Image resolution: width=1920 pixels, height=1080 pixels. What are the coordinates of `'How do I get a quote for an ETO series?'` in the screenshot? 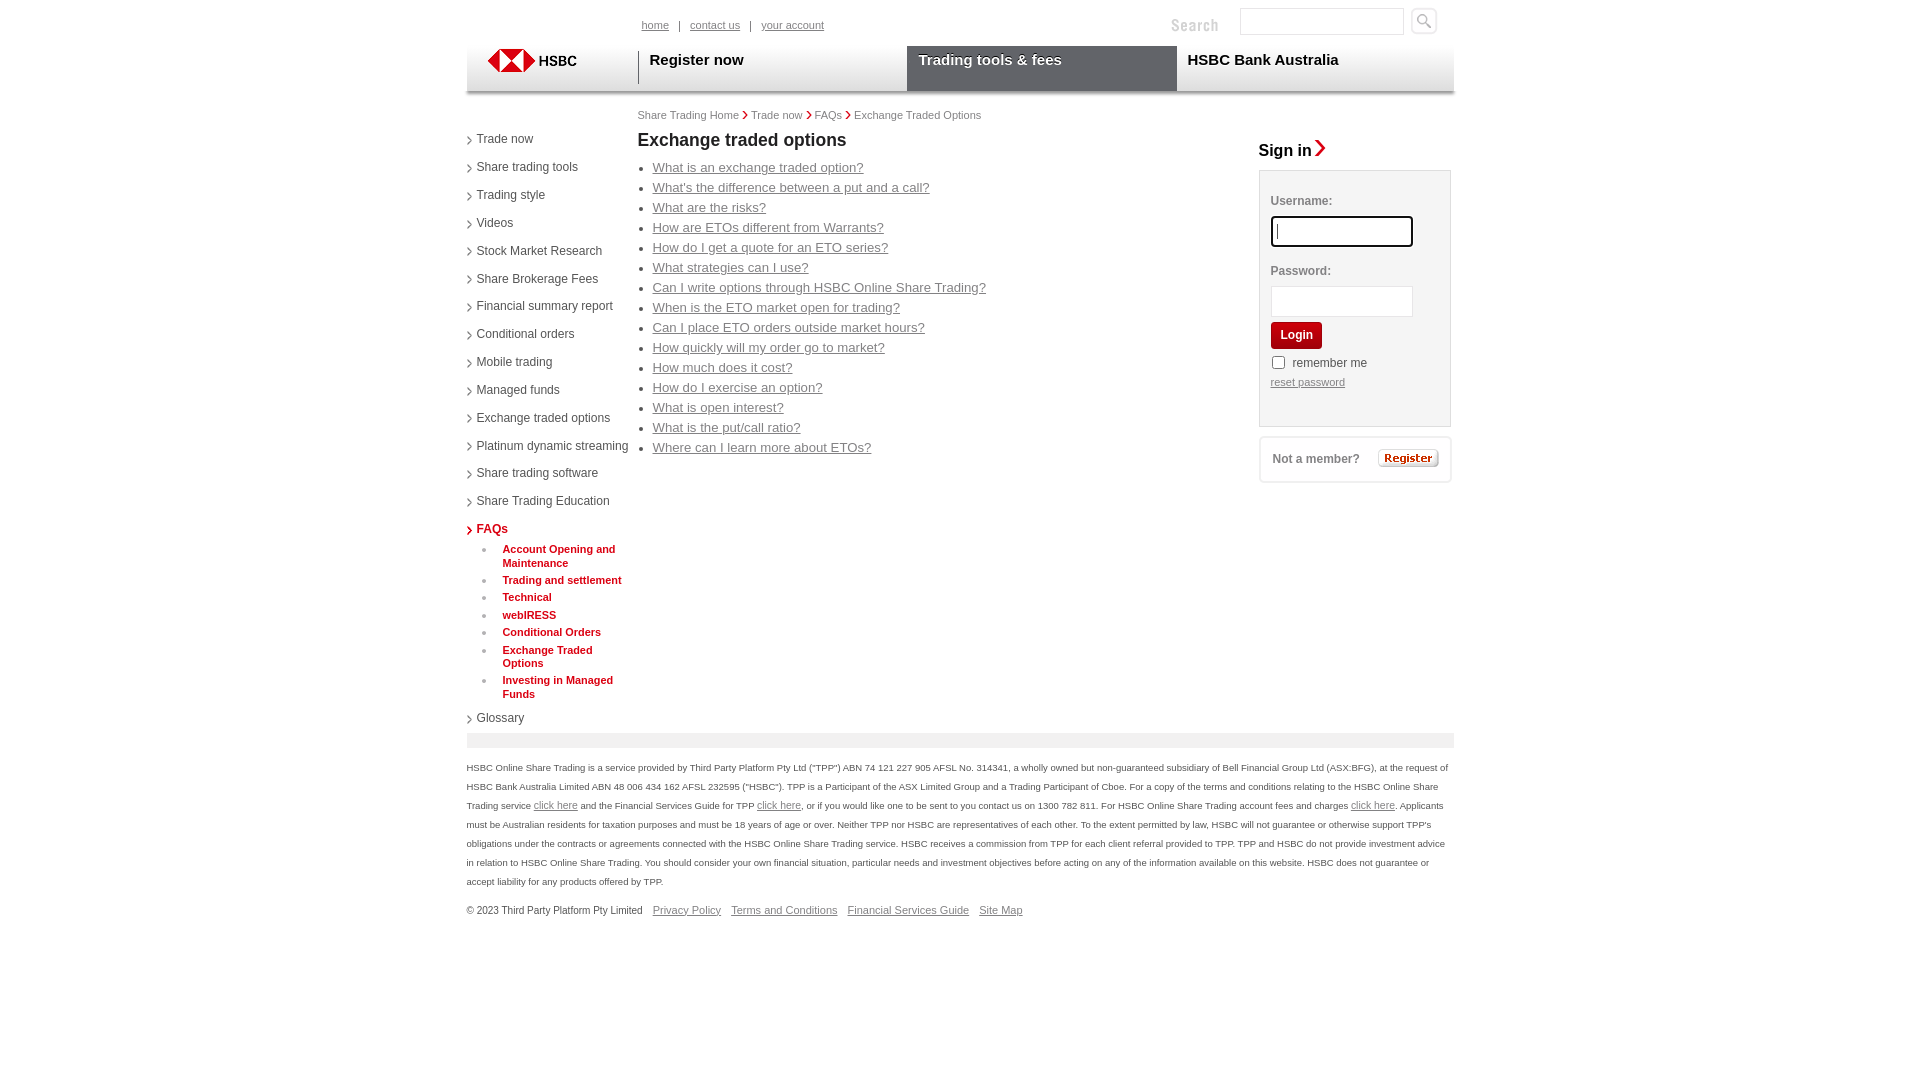 It's located at (768, 246).